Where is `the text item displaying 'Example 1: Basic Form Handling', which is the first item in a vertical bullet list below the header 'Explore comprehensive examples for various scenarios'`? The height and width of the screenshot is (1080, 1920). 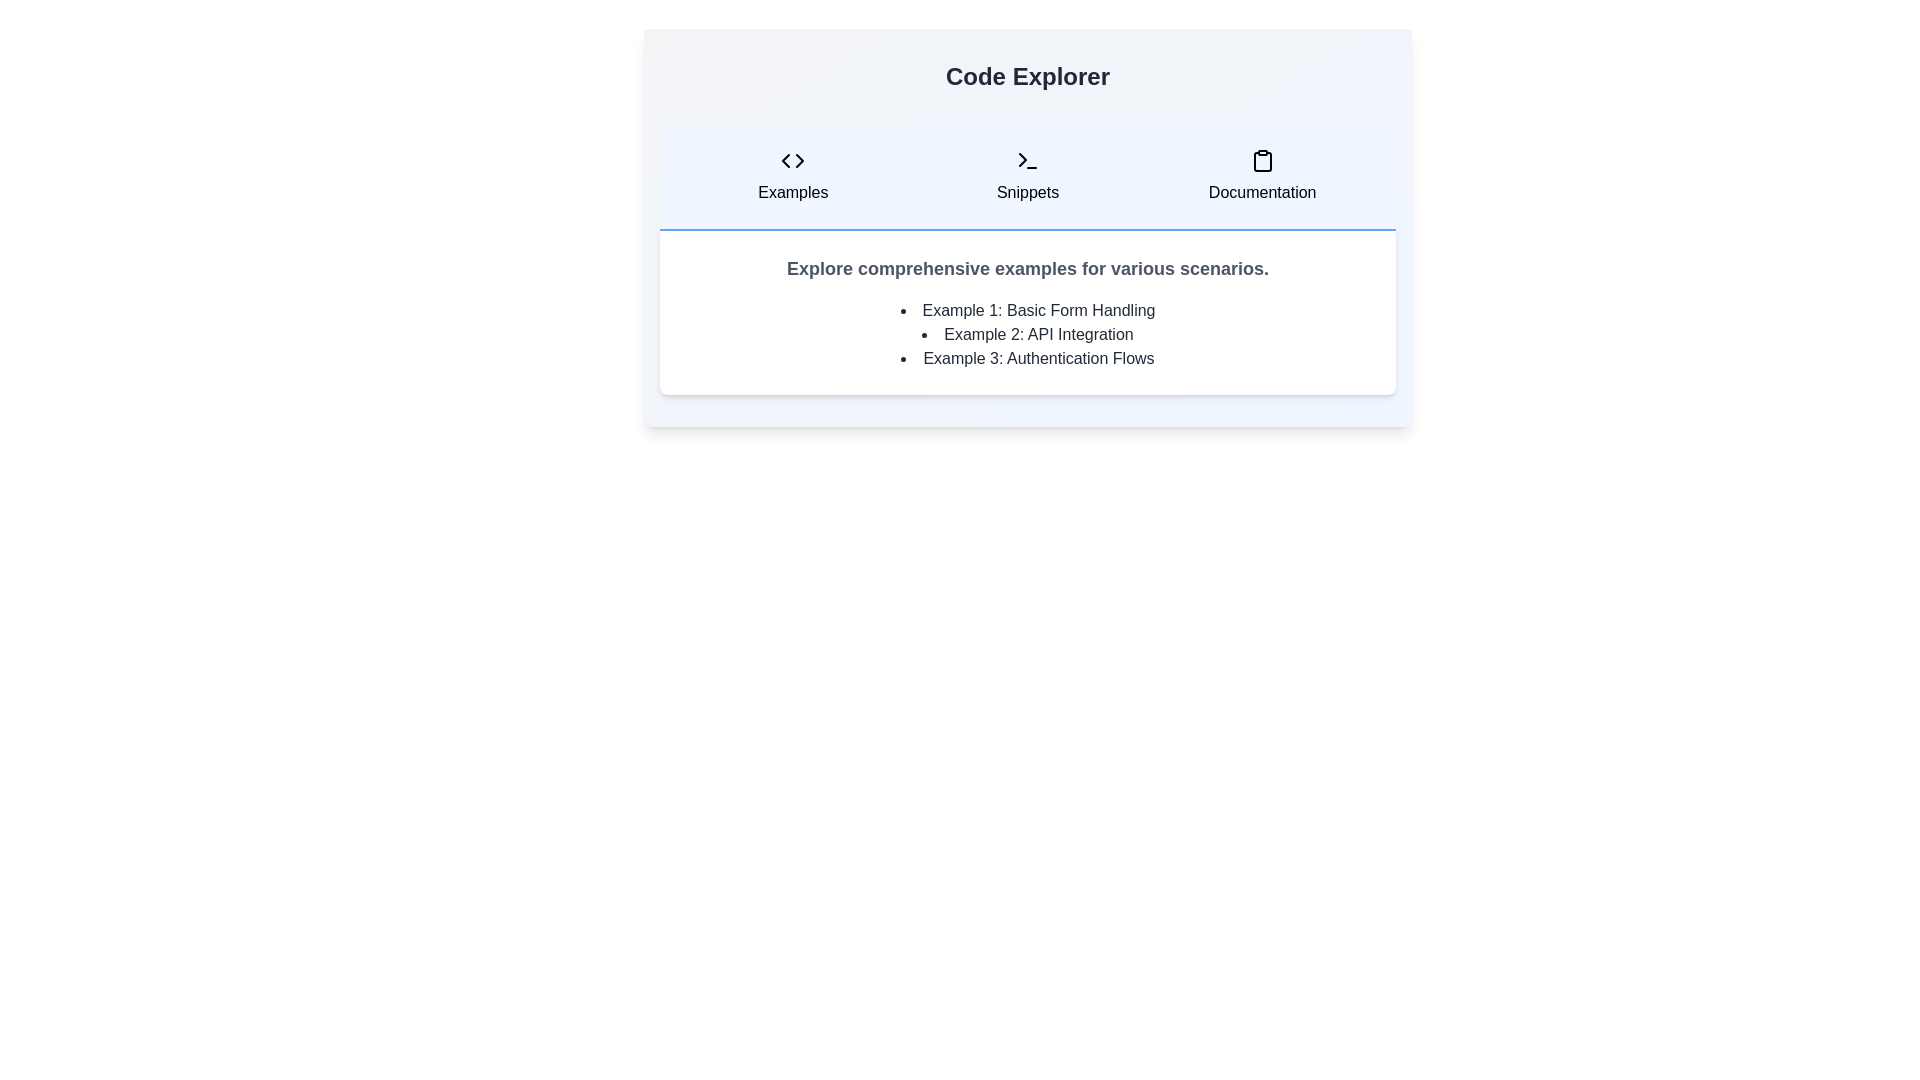
the text item displaying 'Example 1: Basic Form Handling', which is the first item in a vertical bullet list below the header 'Explore comprehensive examples for various scenarios' is located at coordinates (1027, 311).